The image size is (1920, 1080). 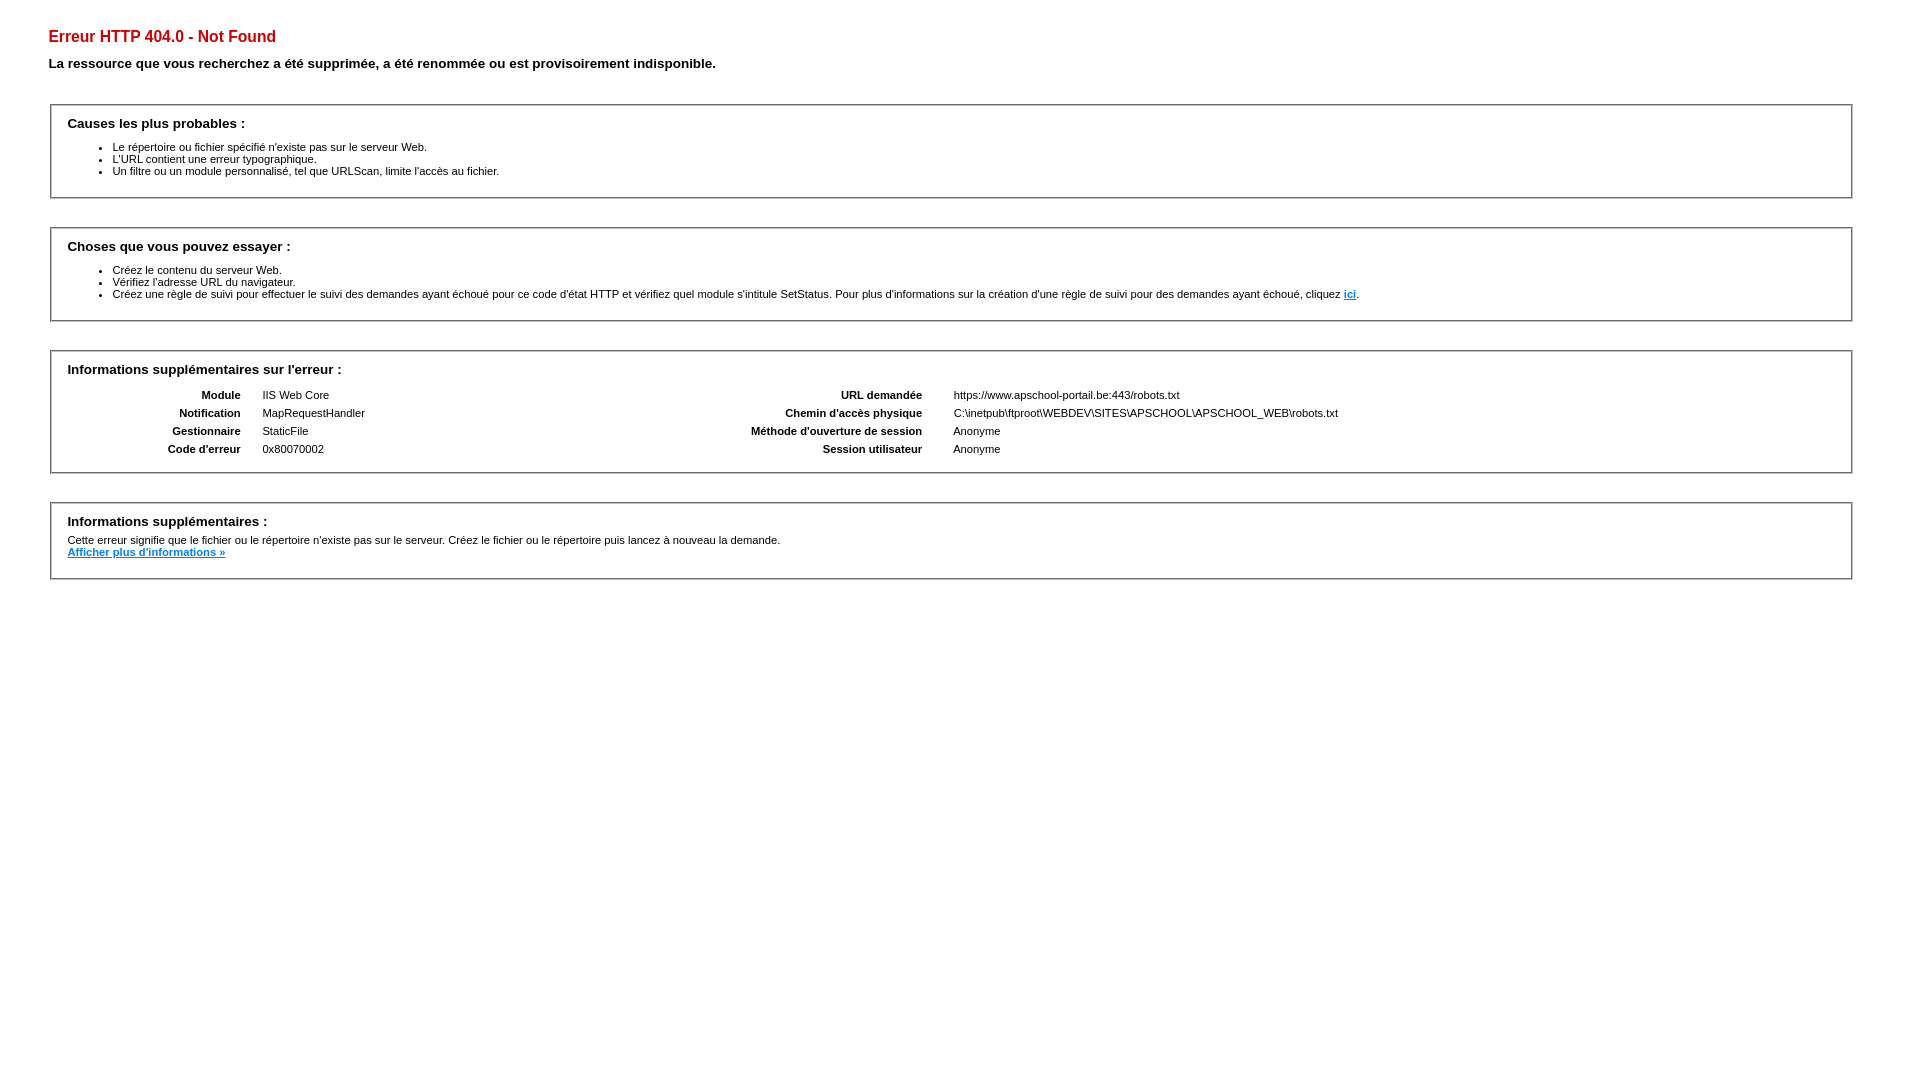 I want to click on 'ici', so click(x=1349, y=293).